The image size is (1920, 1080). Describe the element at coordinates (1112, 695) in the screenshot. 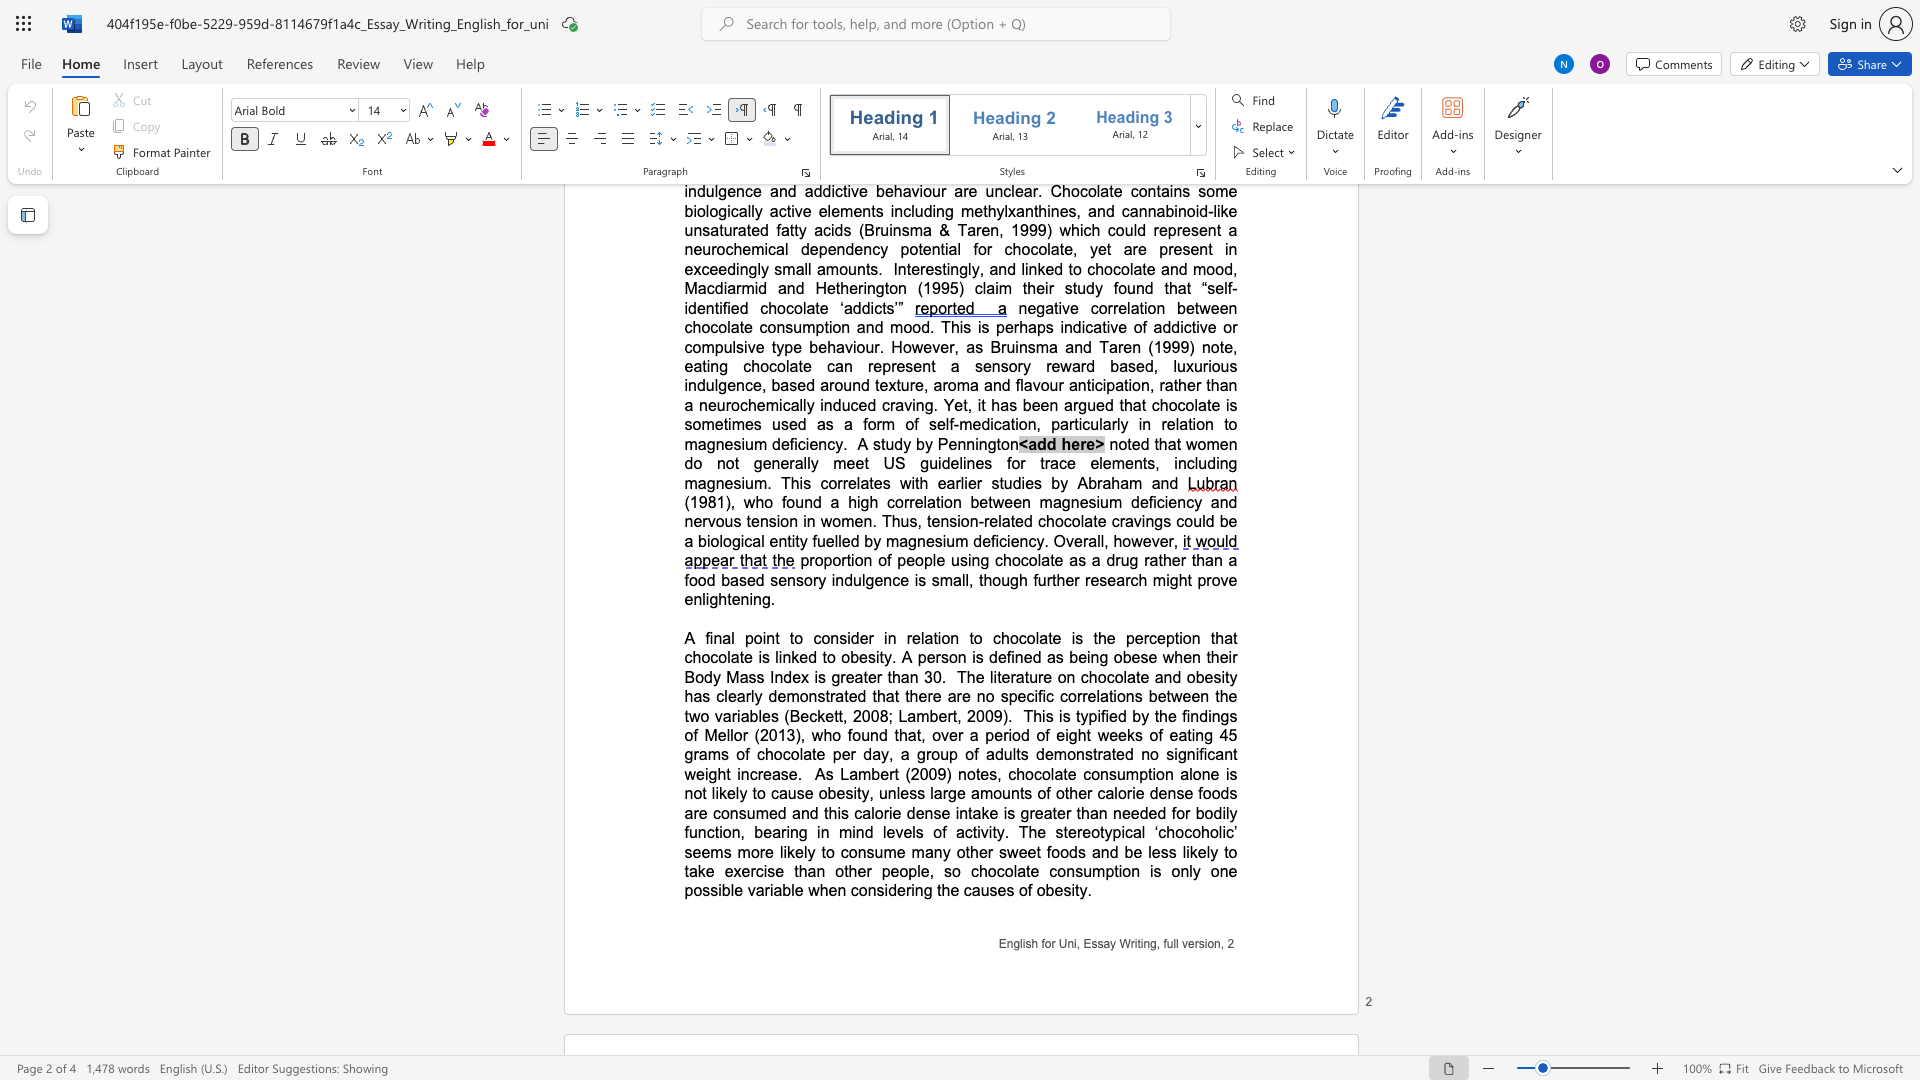

I see `the subset text "ions between the two variabl" within the text "that there are no specific correlations between the two variables (Beckett, 2008; Lambert, 2009)"` at that location.